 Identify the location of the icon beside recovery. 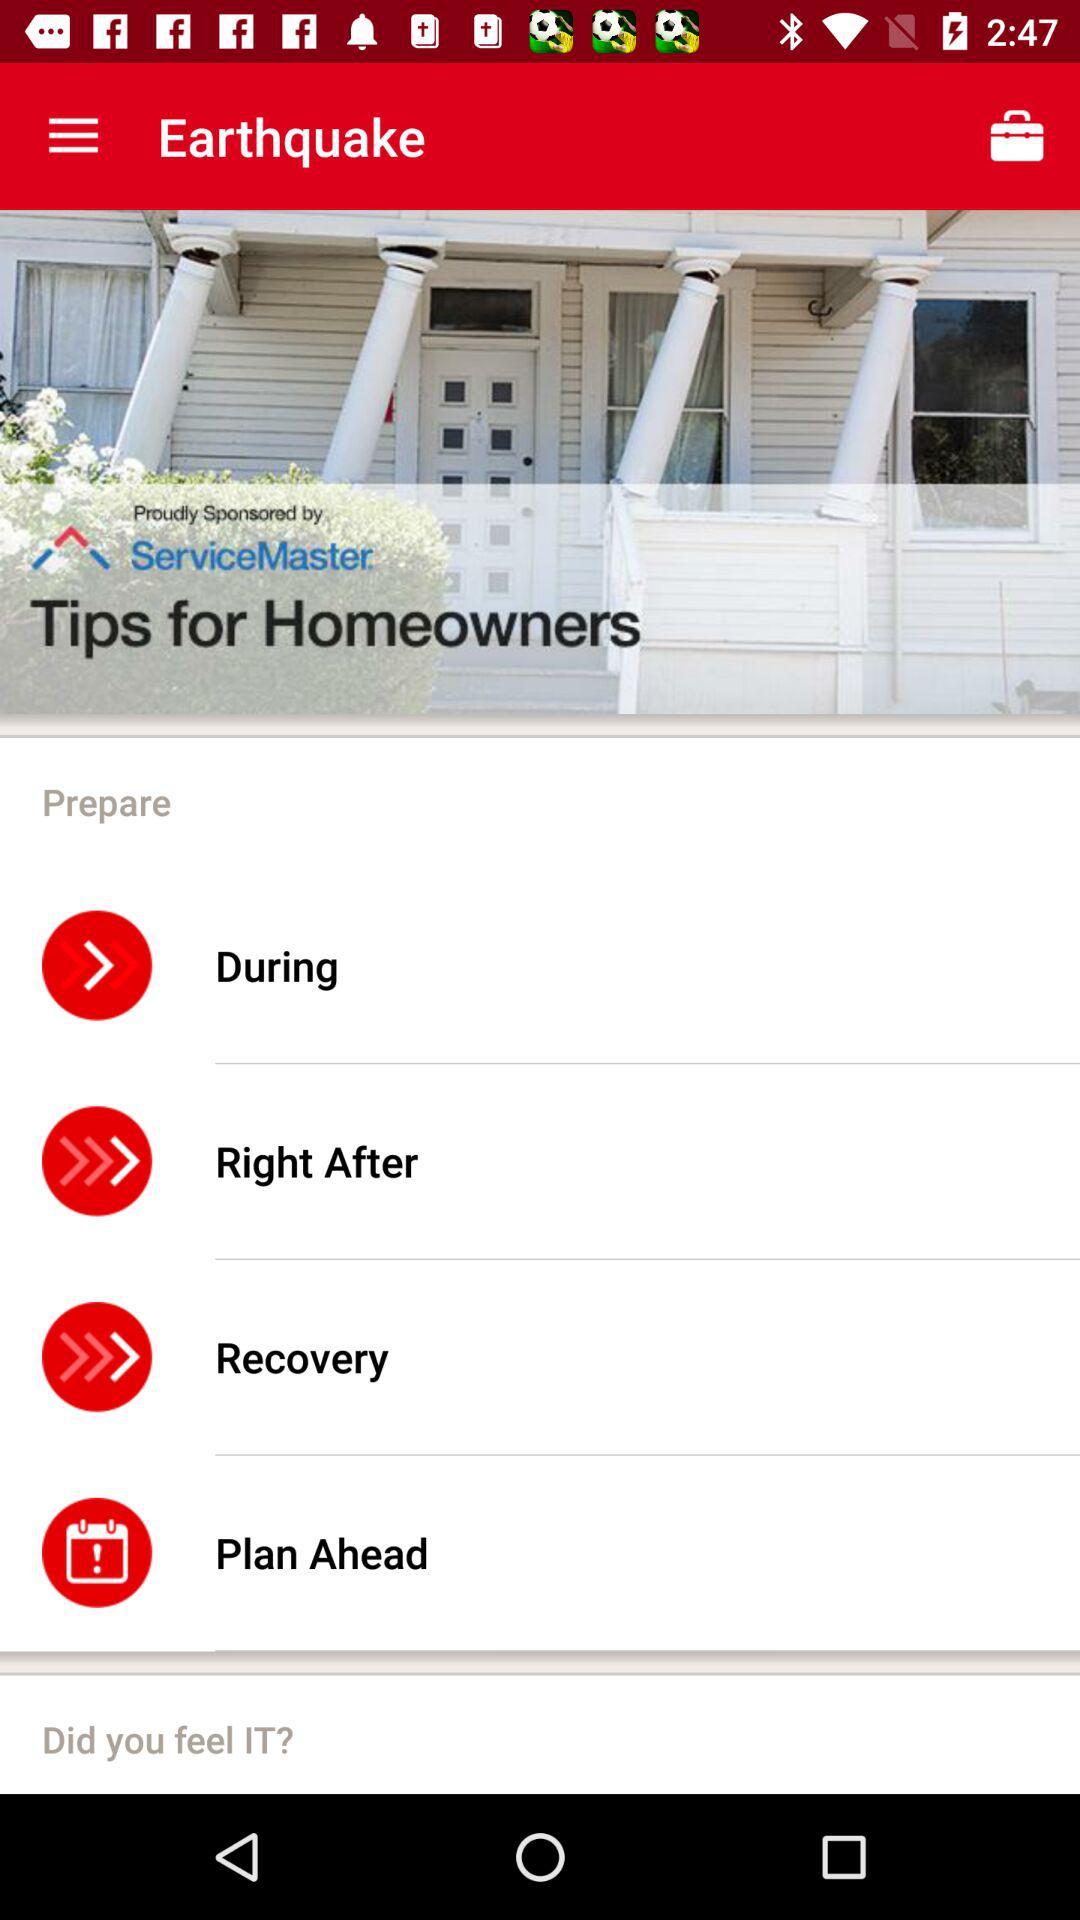
(96, 1357).